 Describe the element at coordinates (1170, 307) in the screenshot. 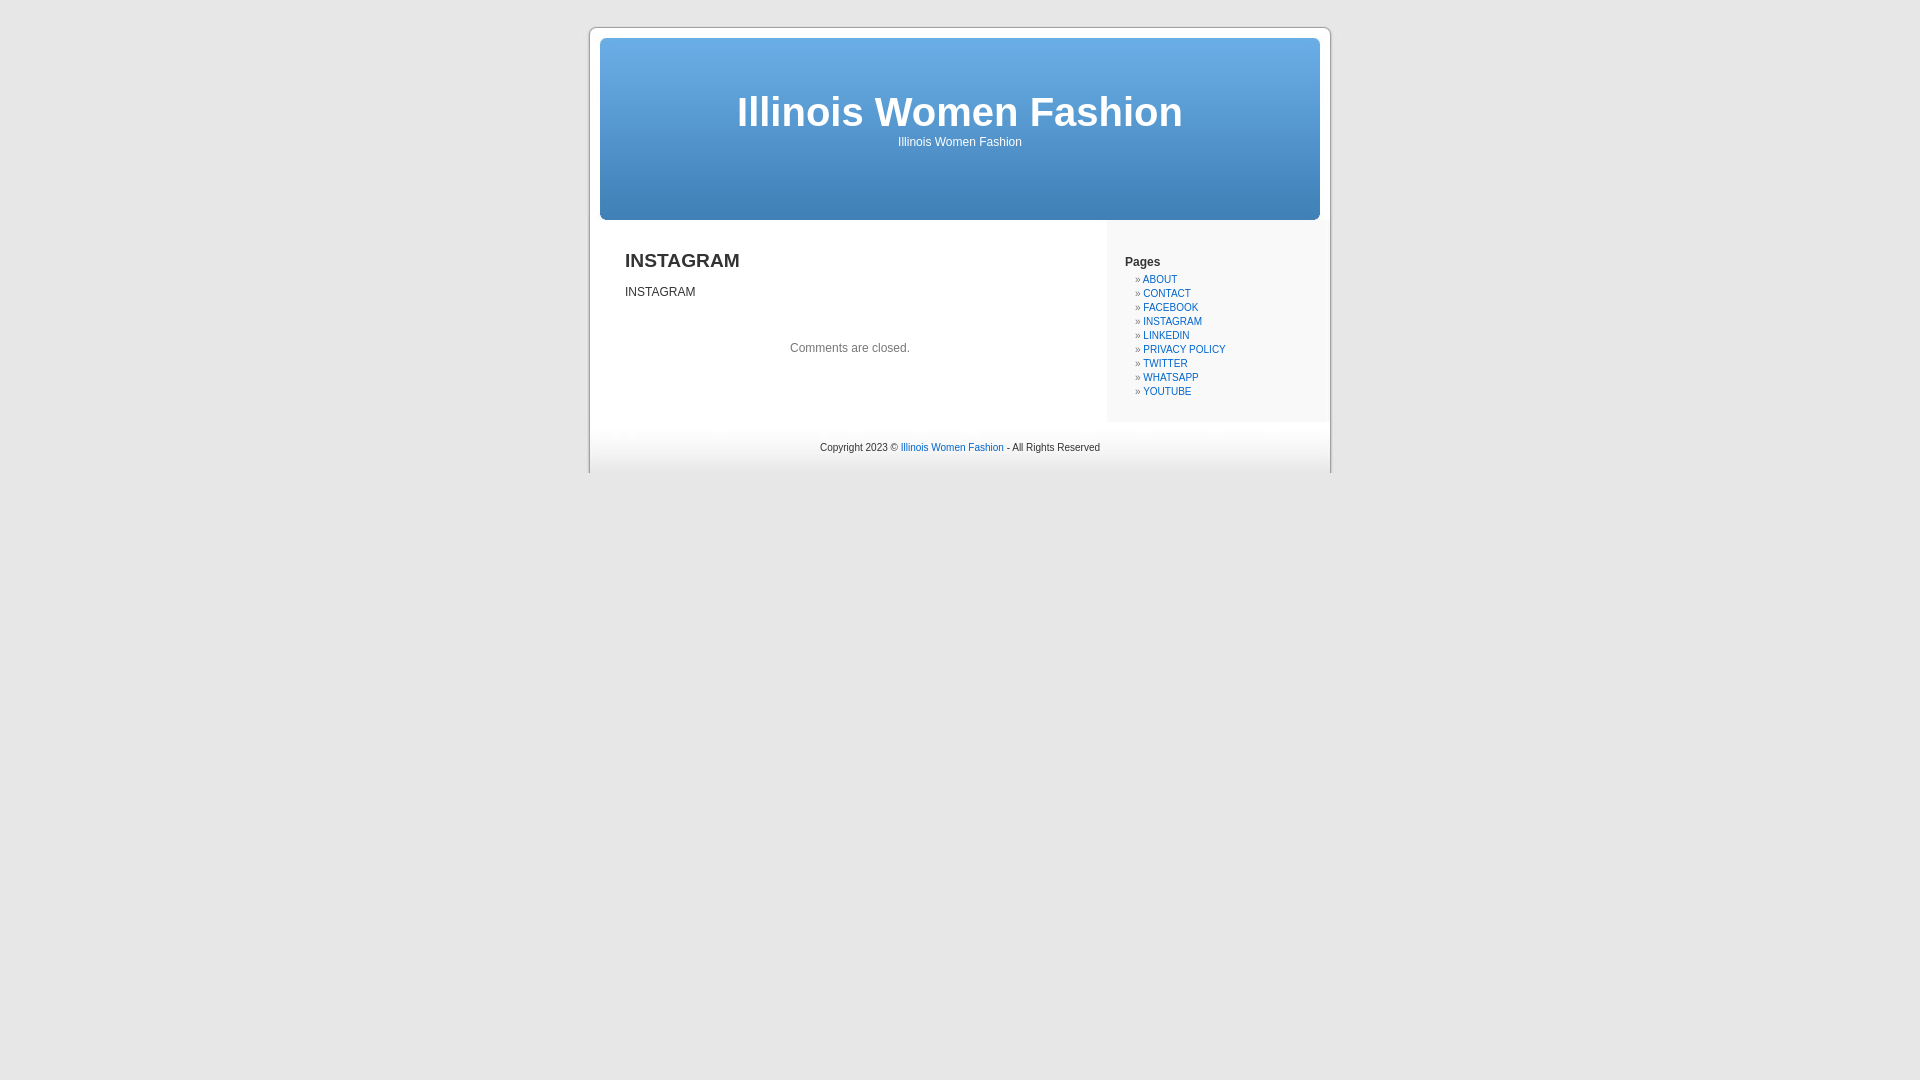

I see `'FACEBOOK'` at that location.